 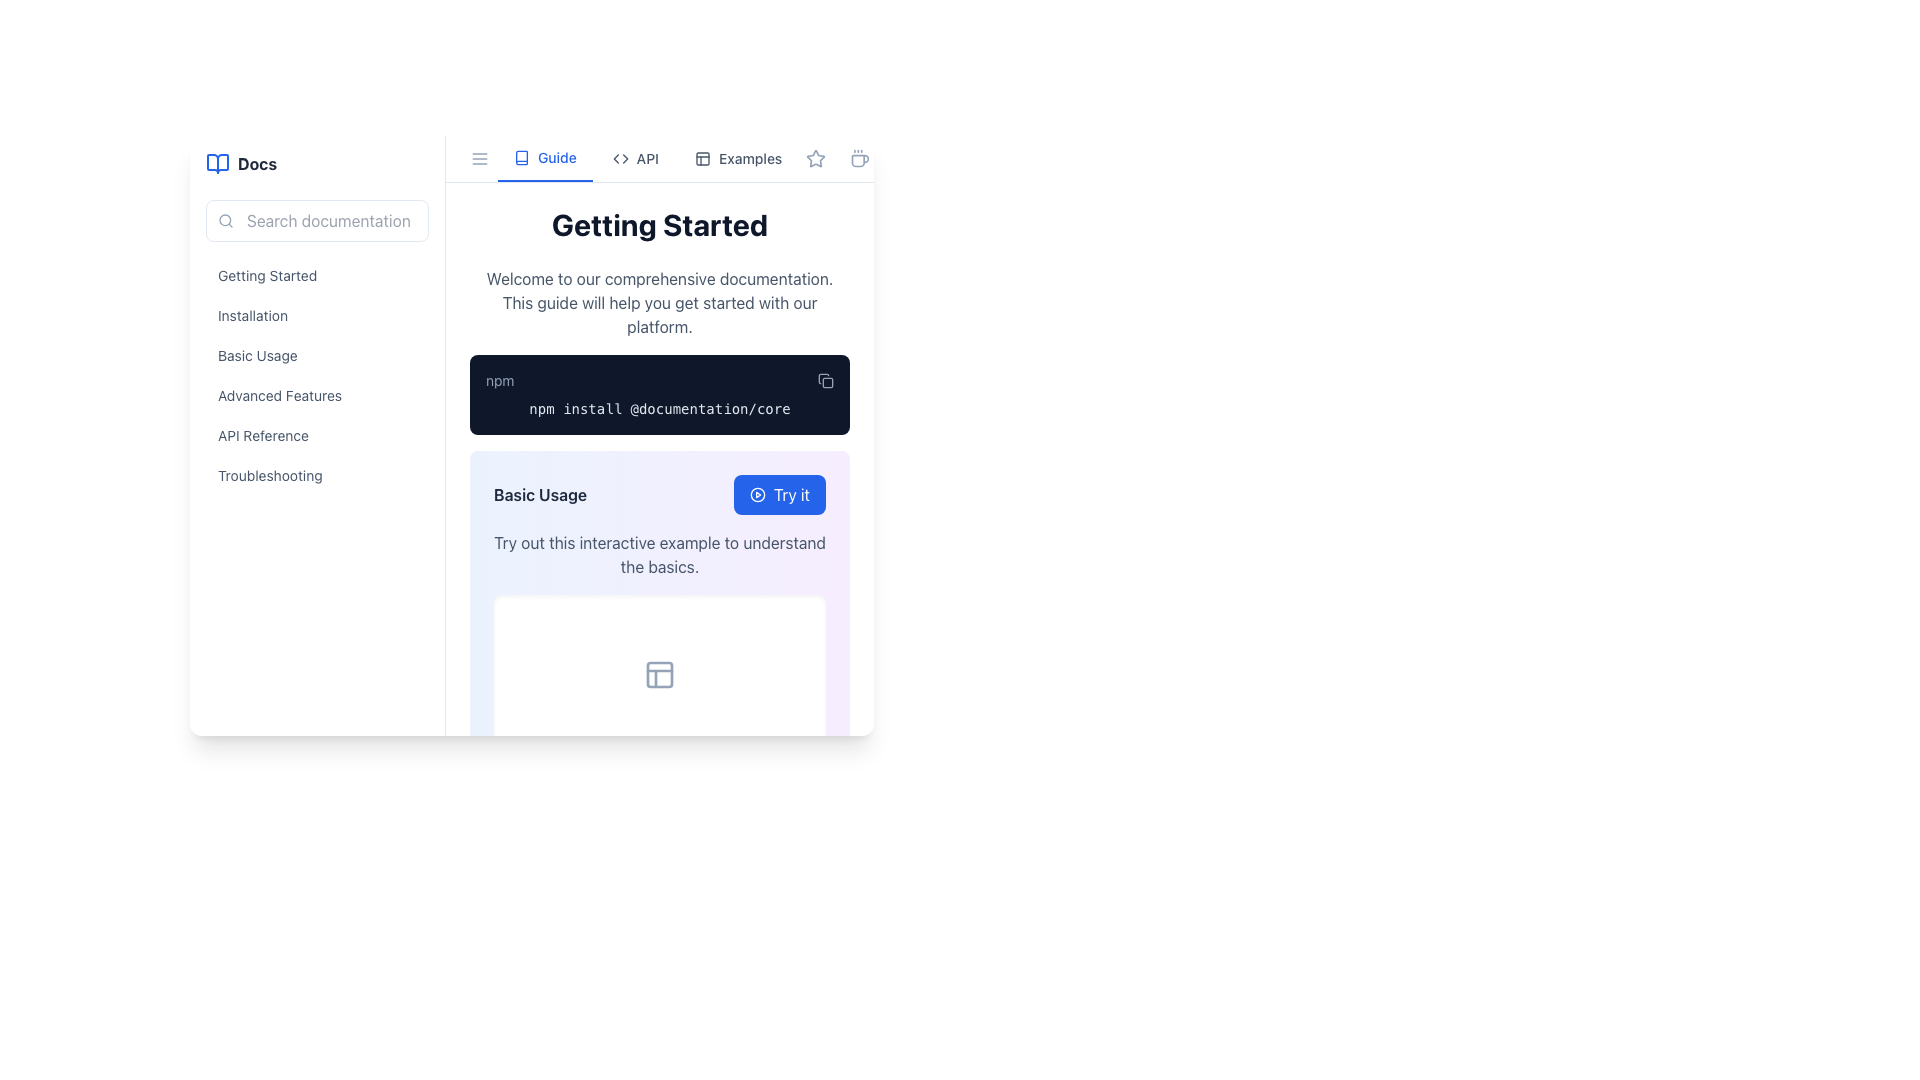 What do you see at coordinates (756, 494) in the screenshot?
I see `the play icon located to the left of the 'Try it' button, which has a blue background and white text, indicating a start action` at bounding box center [756, 494].